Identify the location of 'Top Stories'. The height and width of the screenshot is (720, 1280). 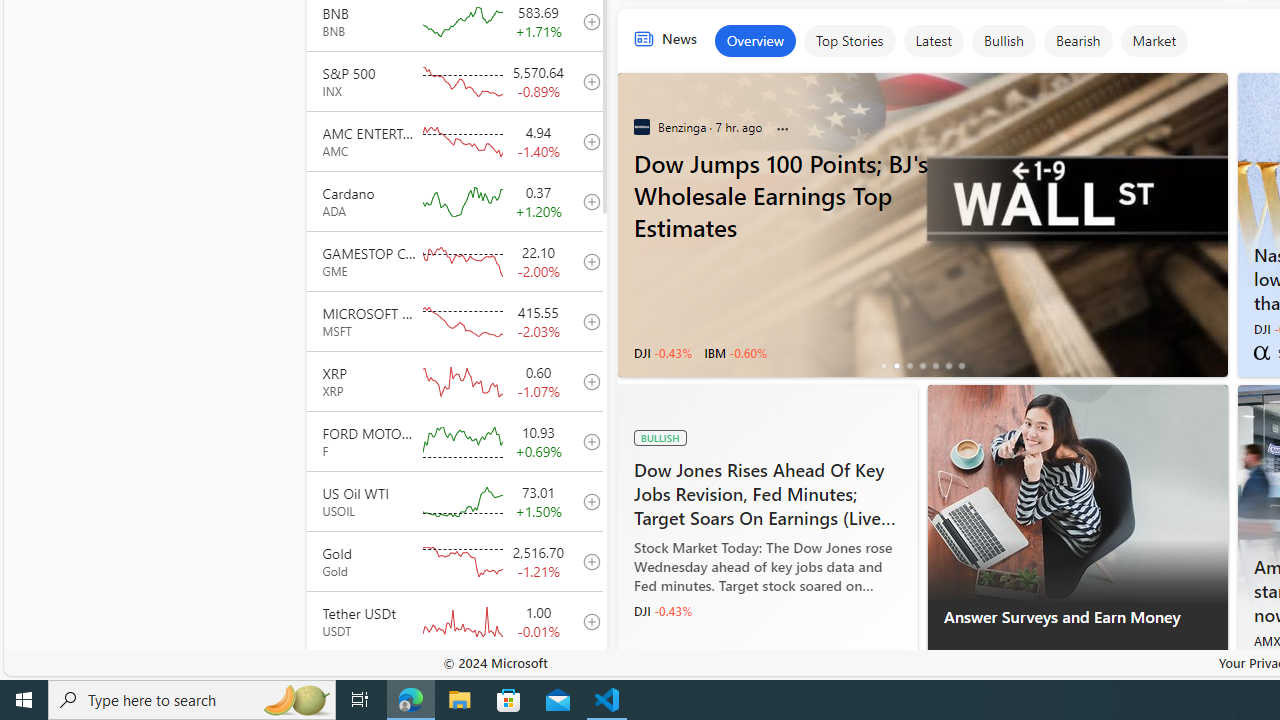
(848, 41).